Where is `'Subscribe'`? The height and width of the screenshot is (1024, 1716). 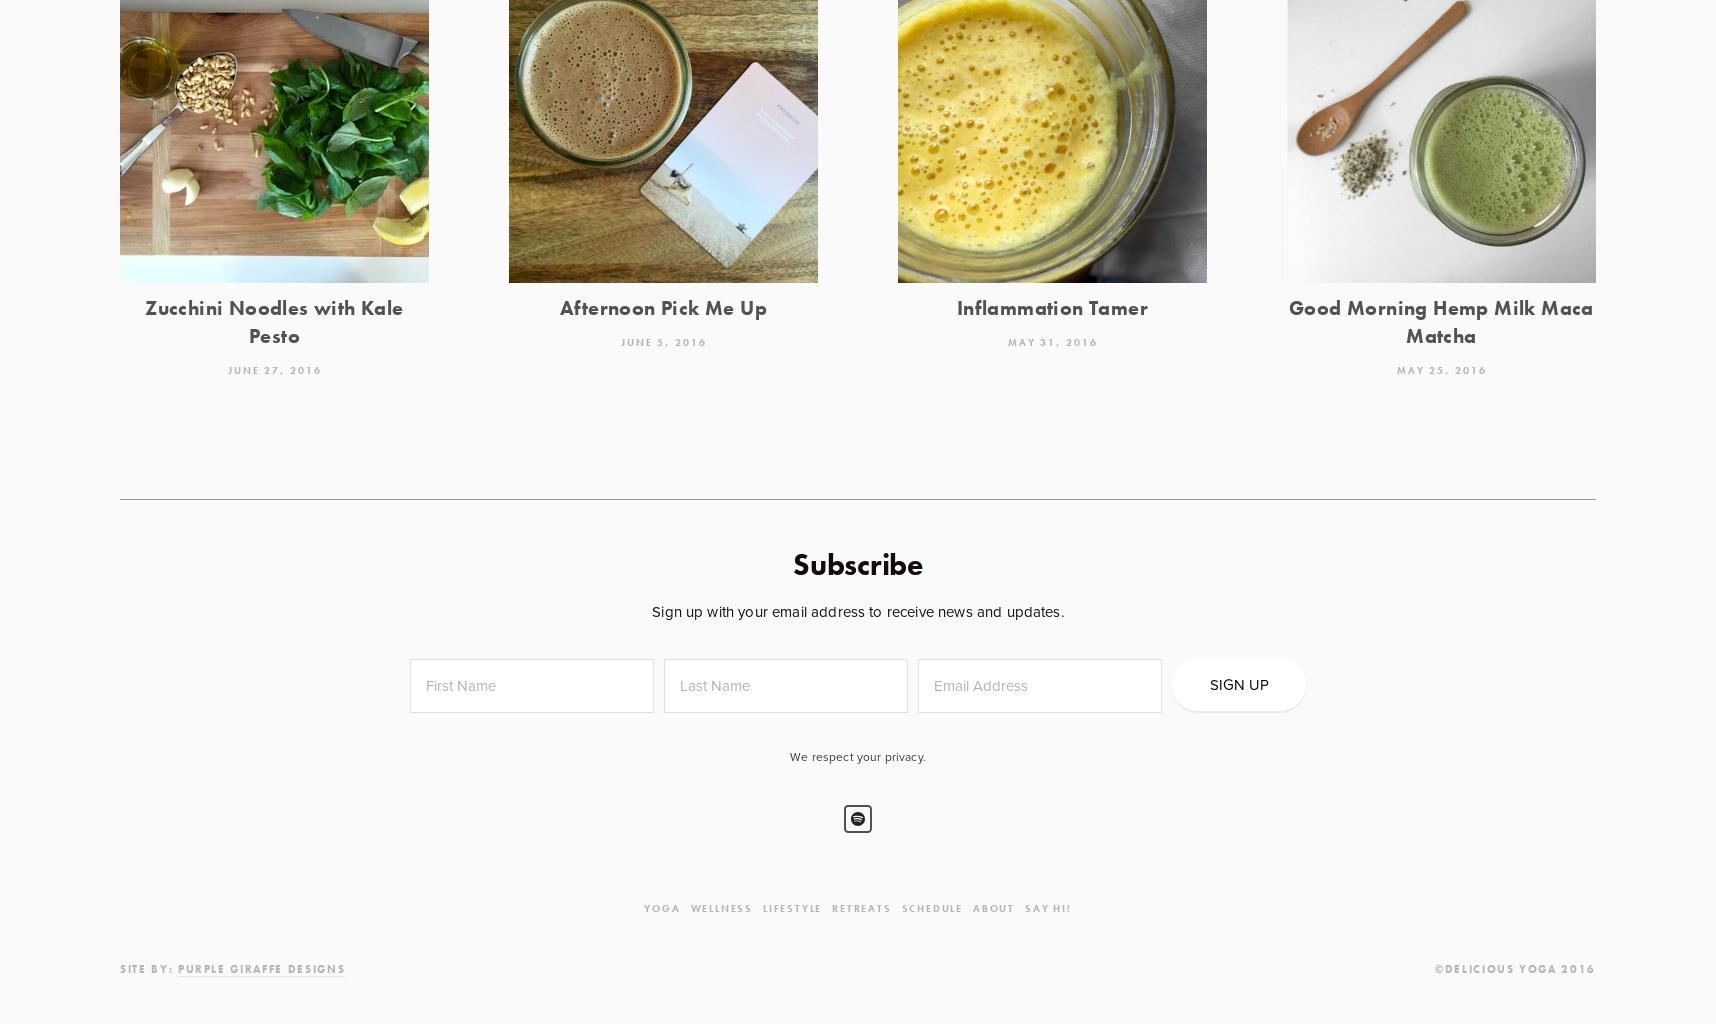
'Subscribe' is located at coordinates (857, 563).